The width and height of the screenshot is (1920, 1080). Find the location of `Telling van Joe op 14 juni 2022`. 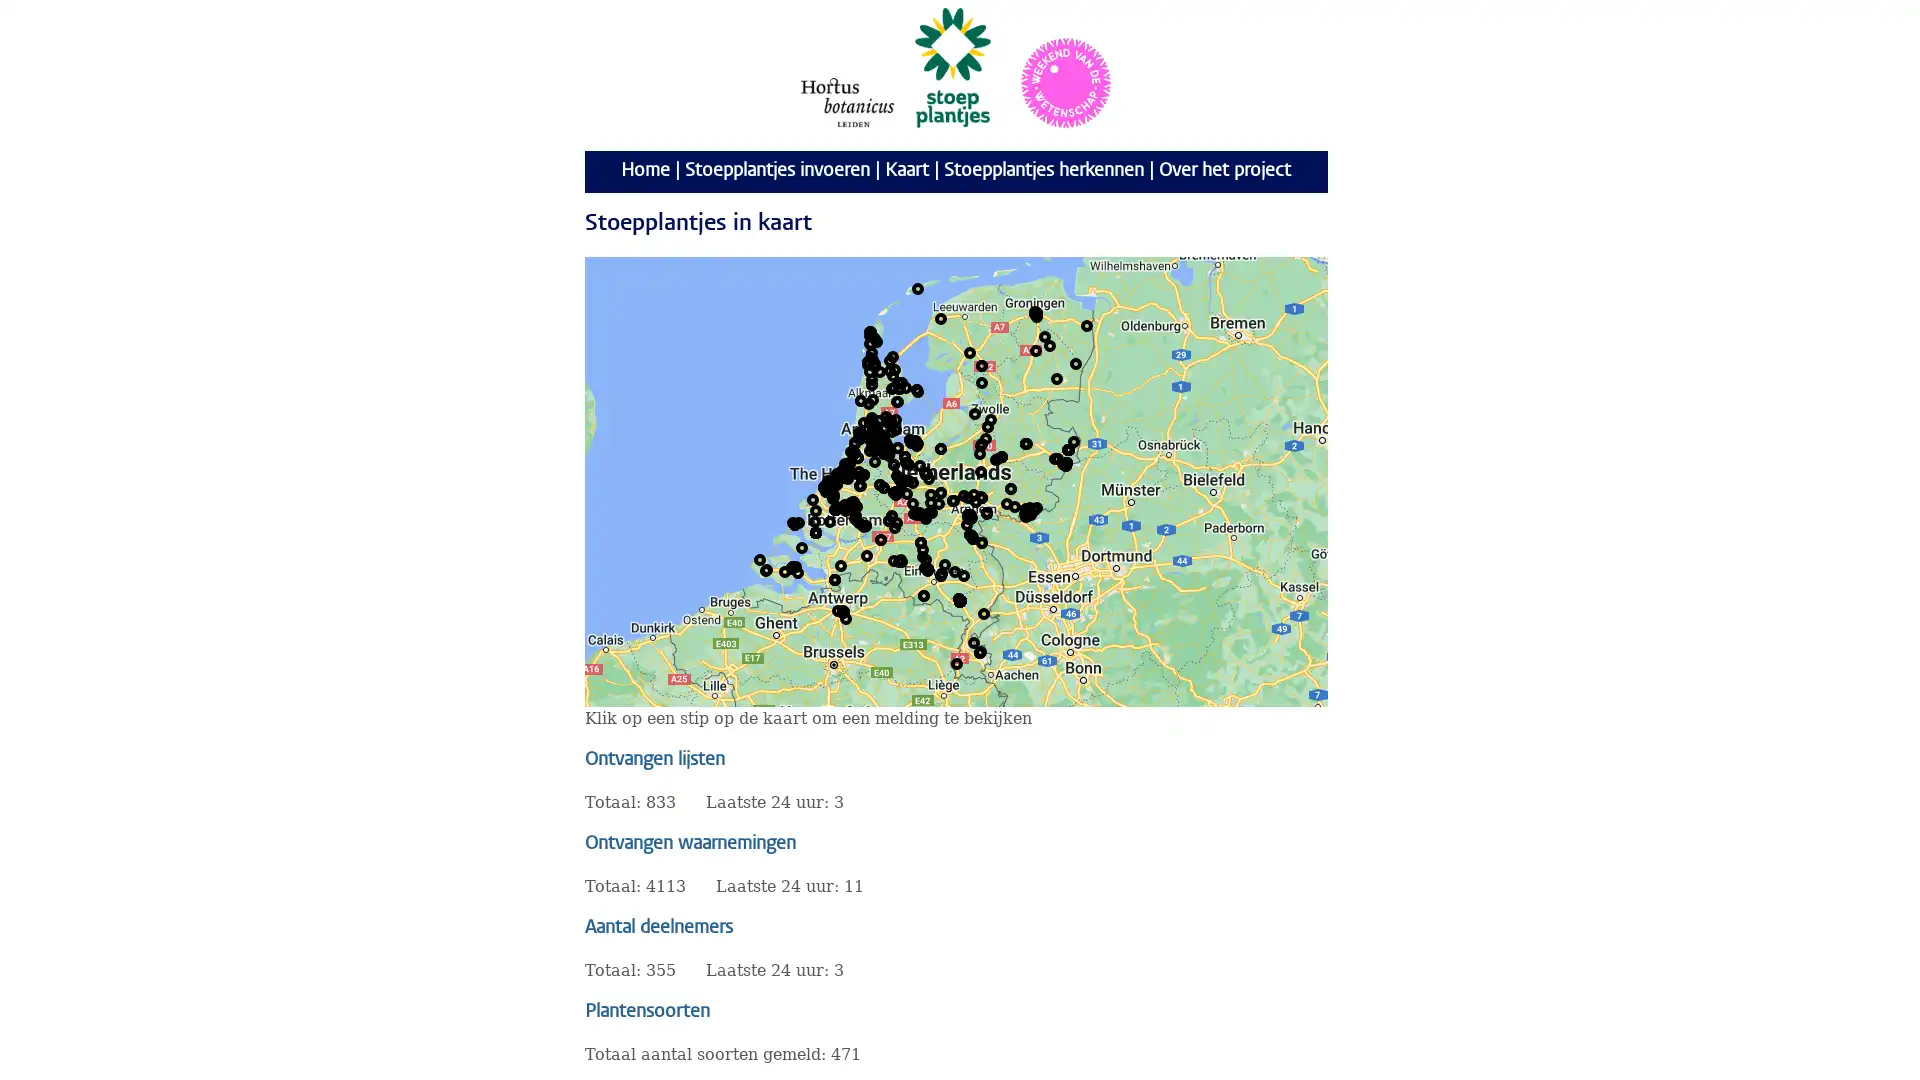

Telling van Joe op 14 juni 2022 is located at coordinates (1074, 362).